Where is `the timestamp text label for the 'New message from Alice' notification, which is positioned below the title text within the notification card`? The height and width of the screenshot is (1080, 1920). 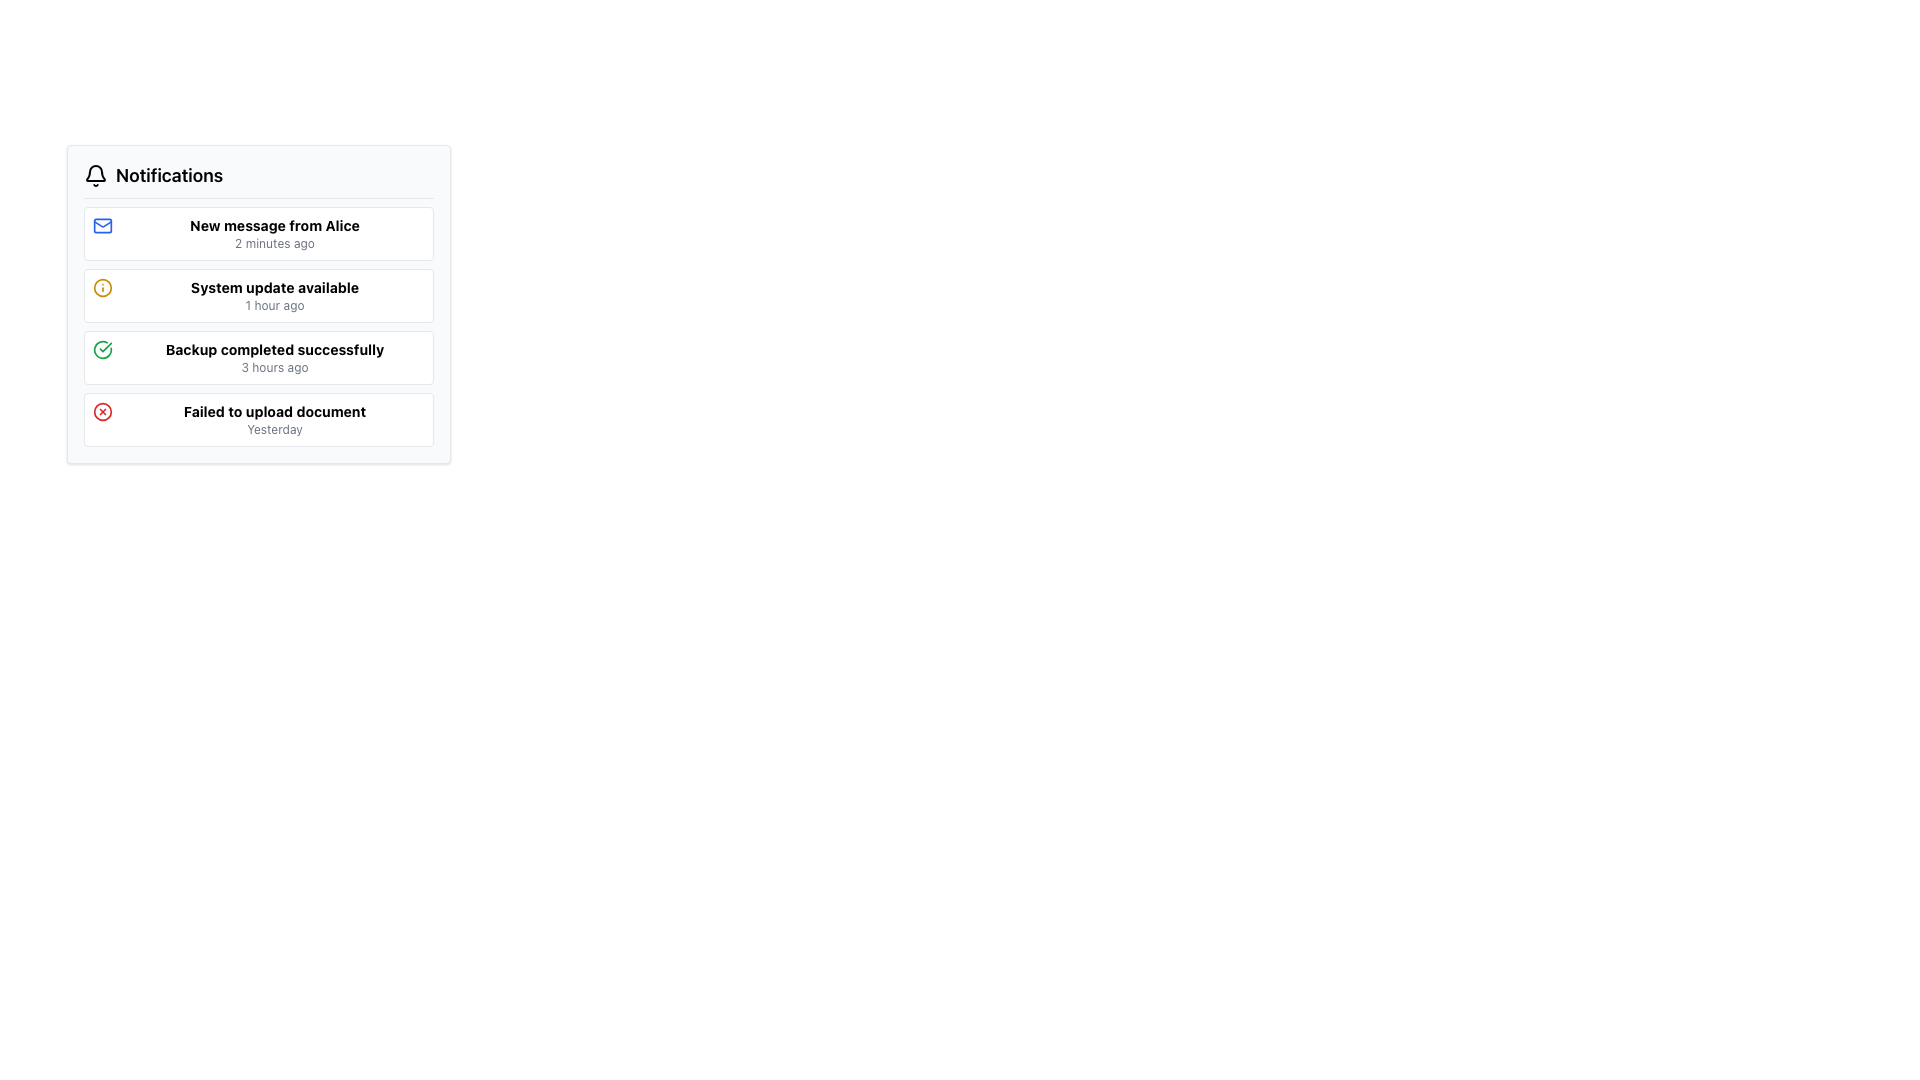 the timestamp text label for the 'New message from Alice' notification, which is positioned below the title text within the notification card is located at coordinates (273, 242).